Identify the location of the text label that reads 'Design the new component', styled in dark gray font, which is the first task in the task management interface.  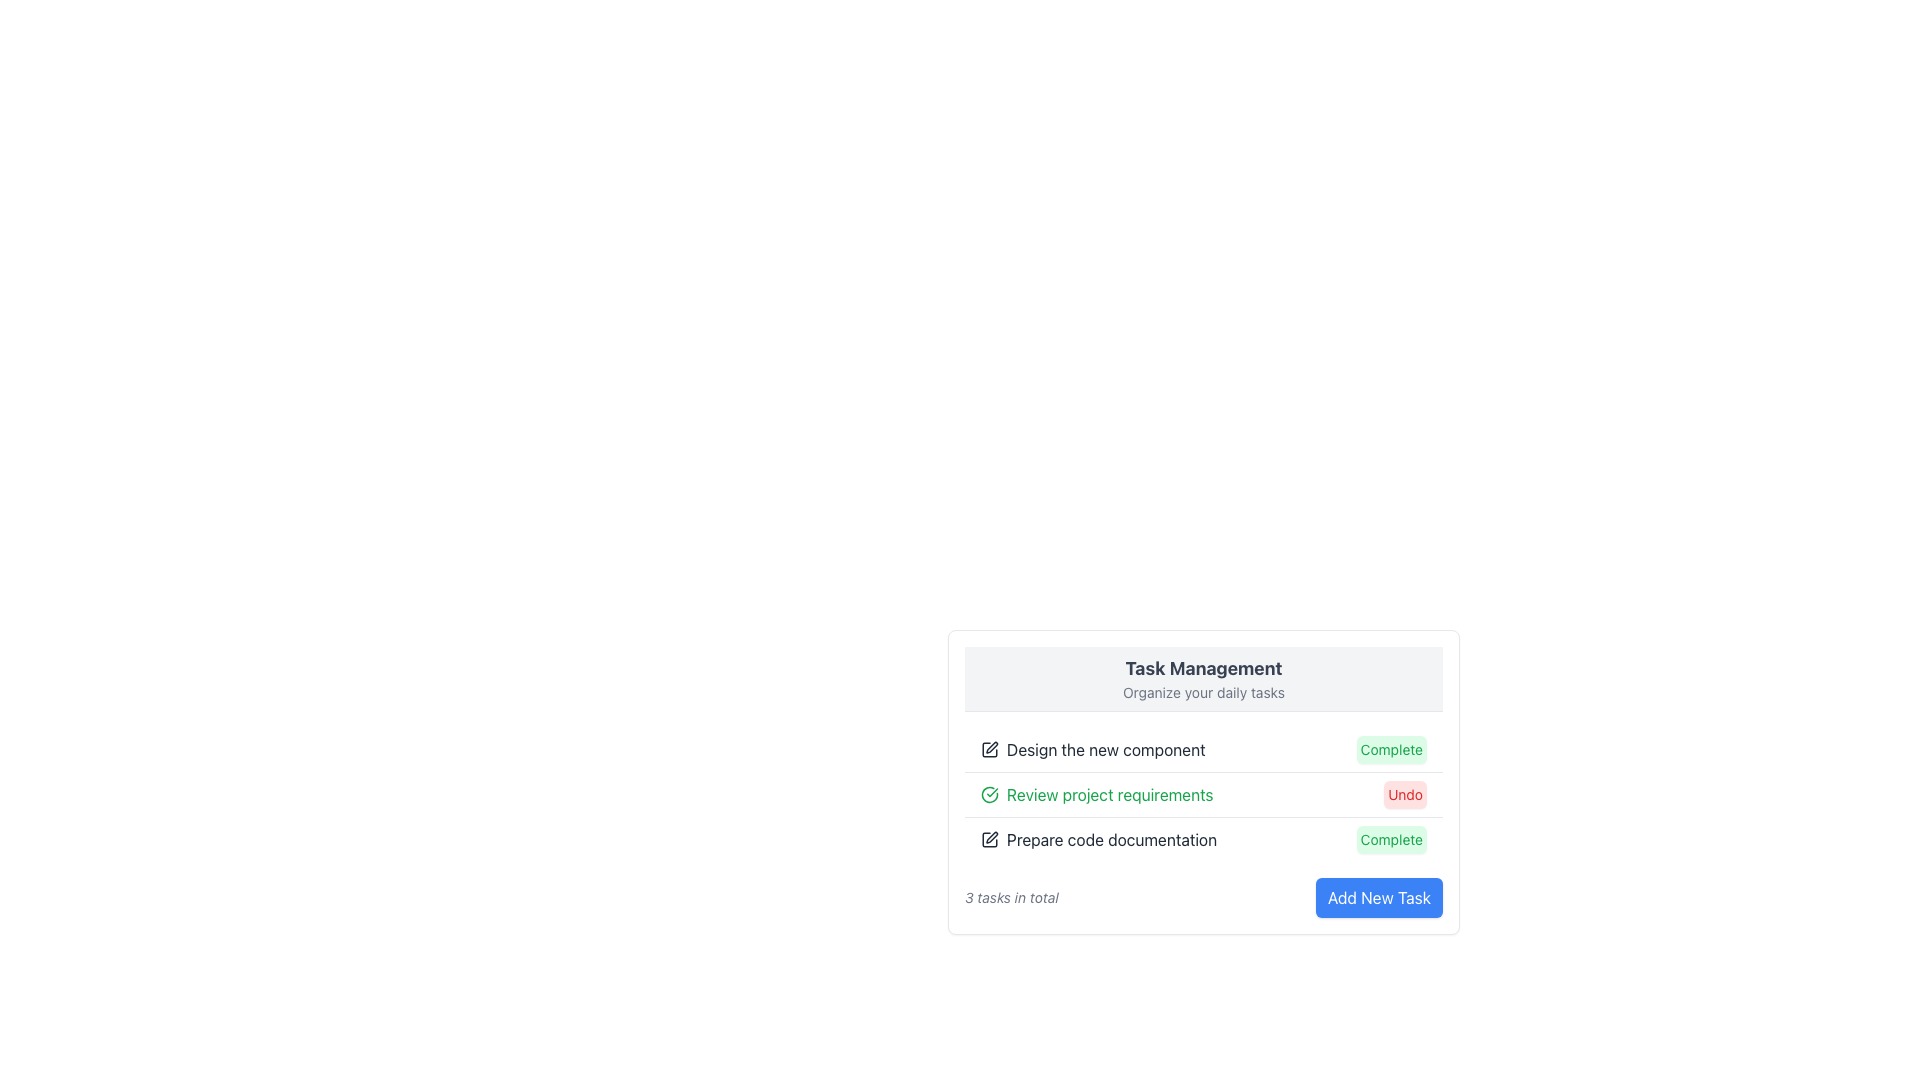
(1105, 749).